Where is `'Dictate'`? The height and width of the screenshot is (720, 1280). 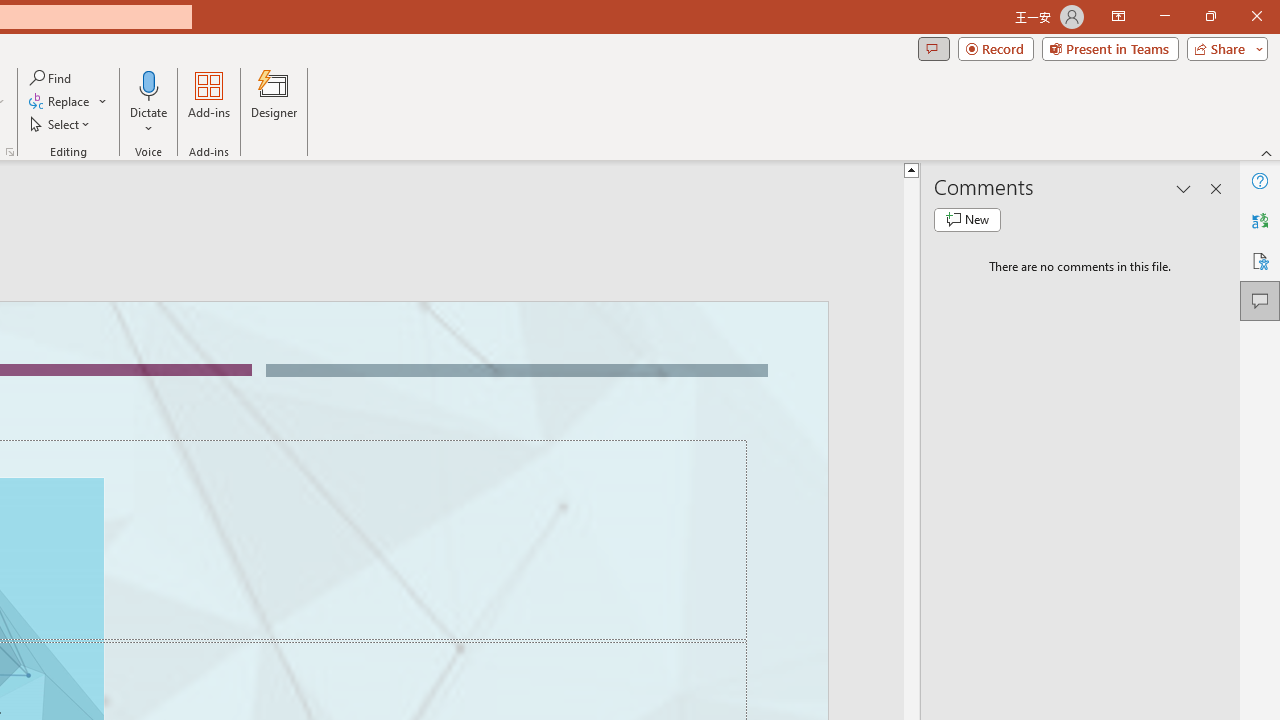 'Dictate' is located at coordinates (148, 103).